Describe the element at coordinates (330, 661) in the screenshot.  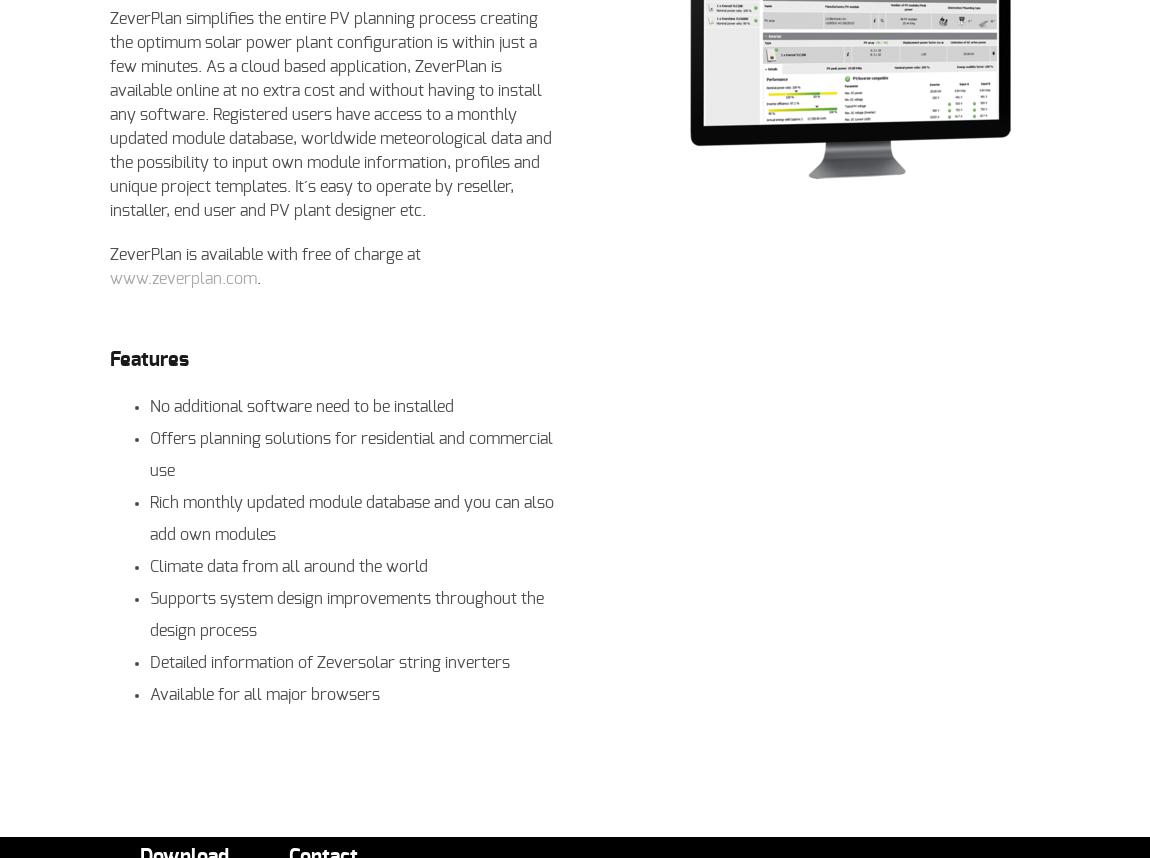
I see `'Detailed information of Zeversolar string inverters'` at that location.